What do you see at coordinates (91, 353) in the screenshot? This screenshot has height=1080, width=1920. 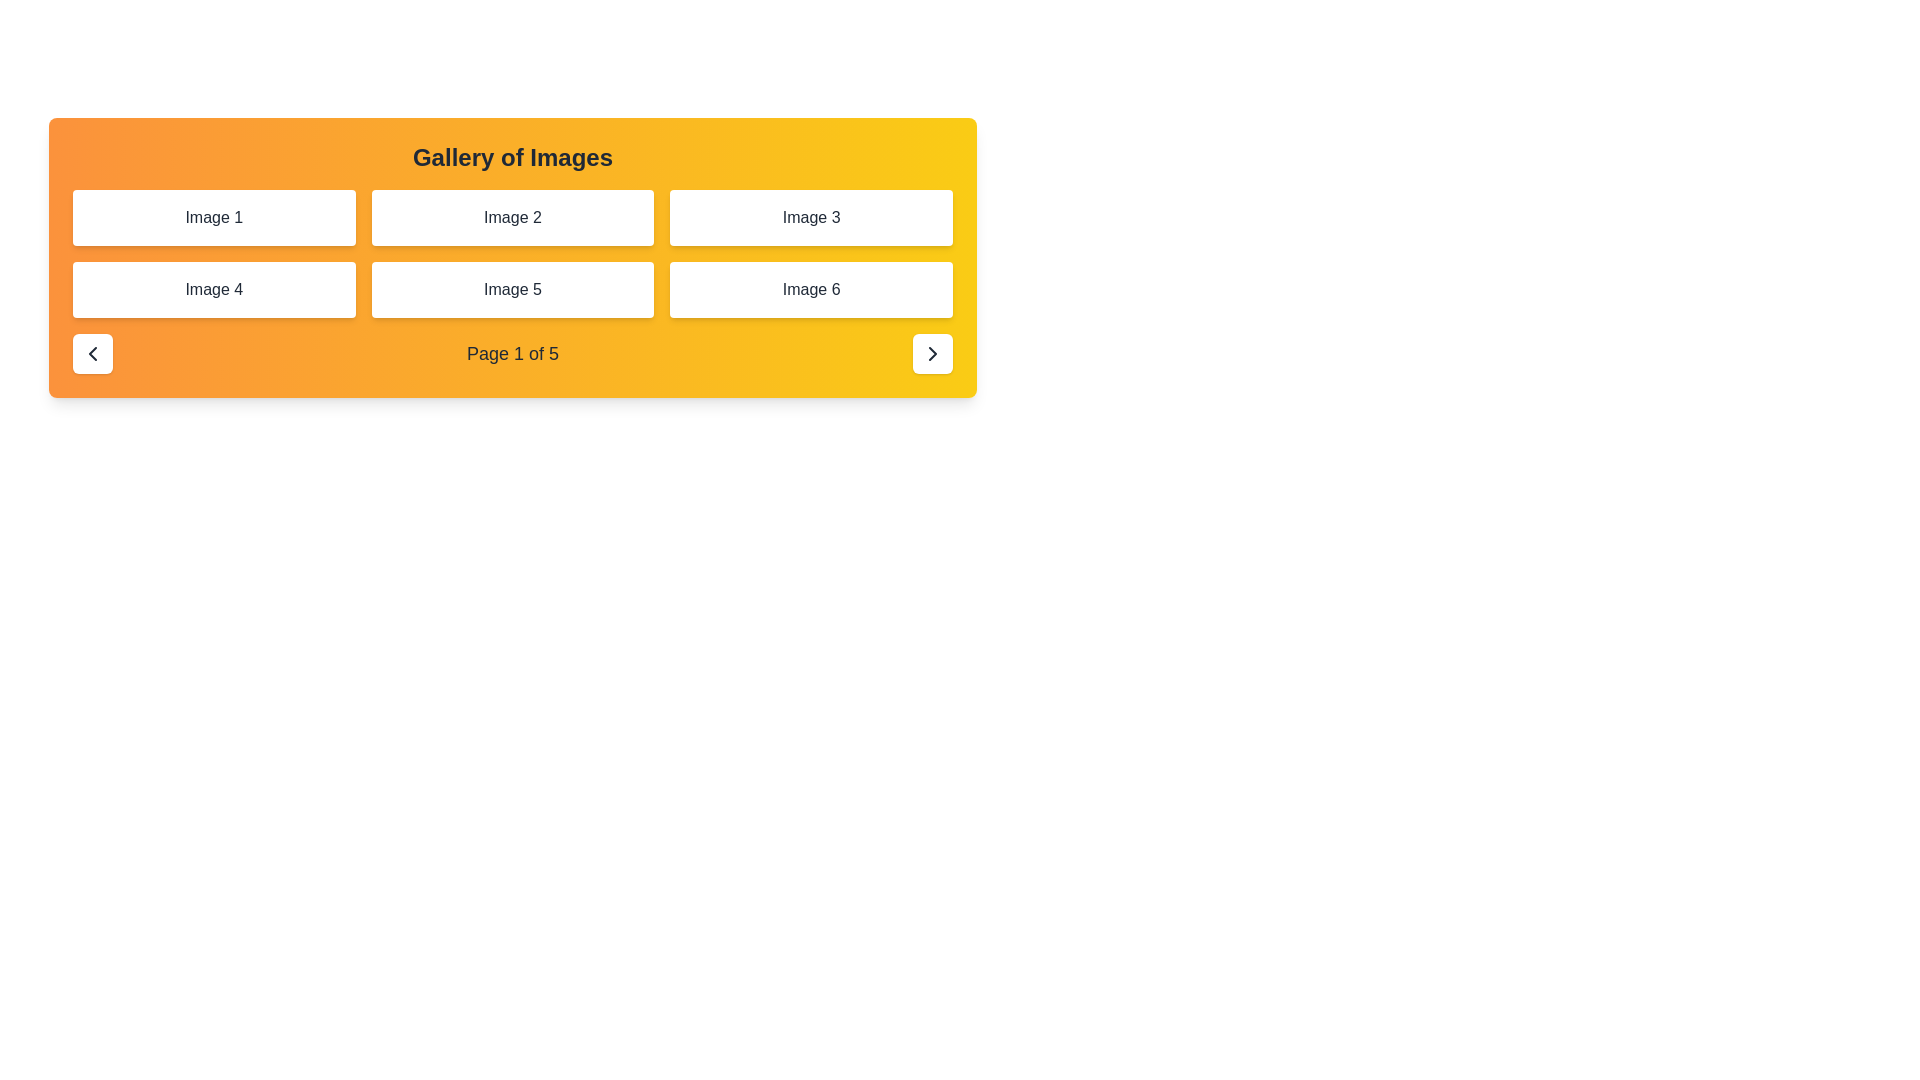 I see `the chevron-shaped arrow icon pointing left, which is located inside the first button of the bottom navigation row in the gallery interface` at bounding box center [91, 353].